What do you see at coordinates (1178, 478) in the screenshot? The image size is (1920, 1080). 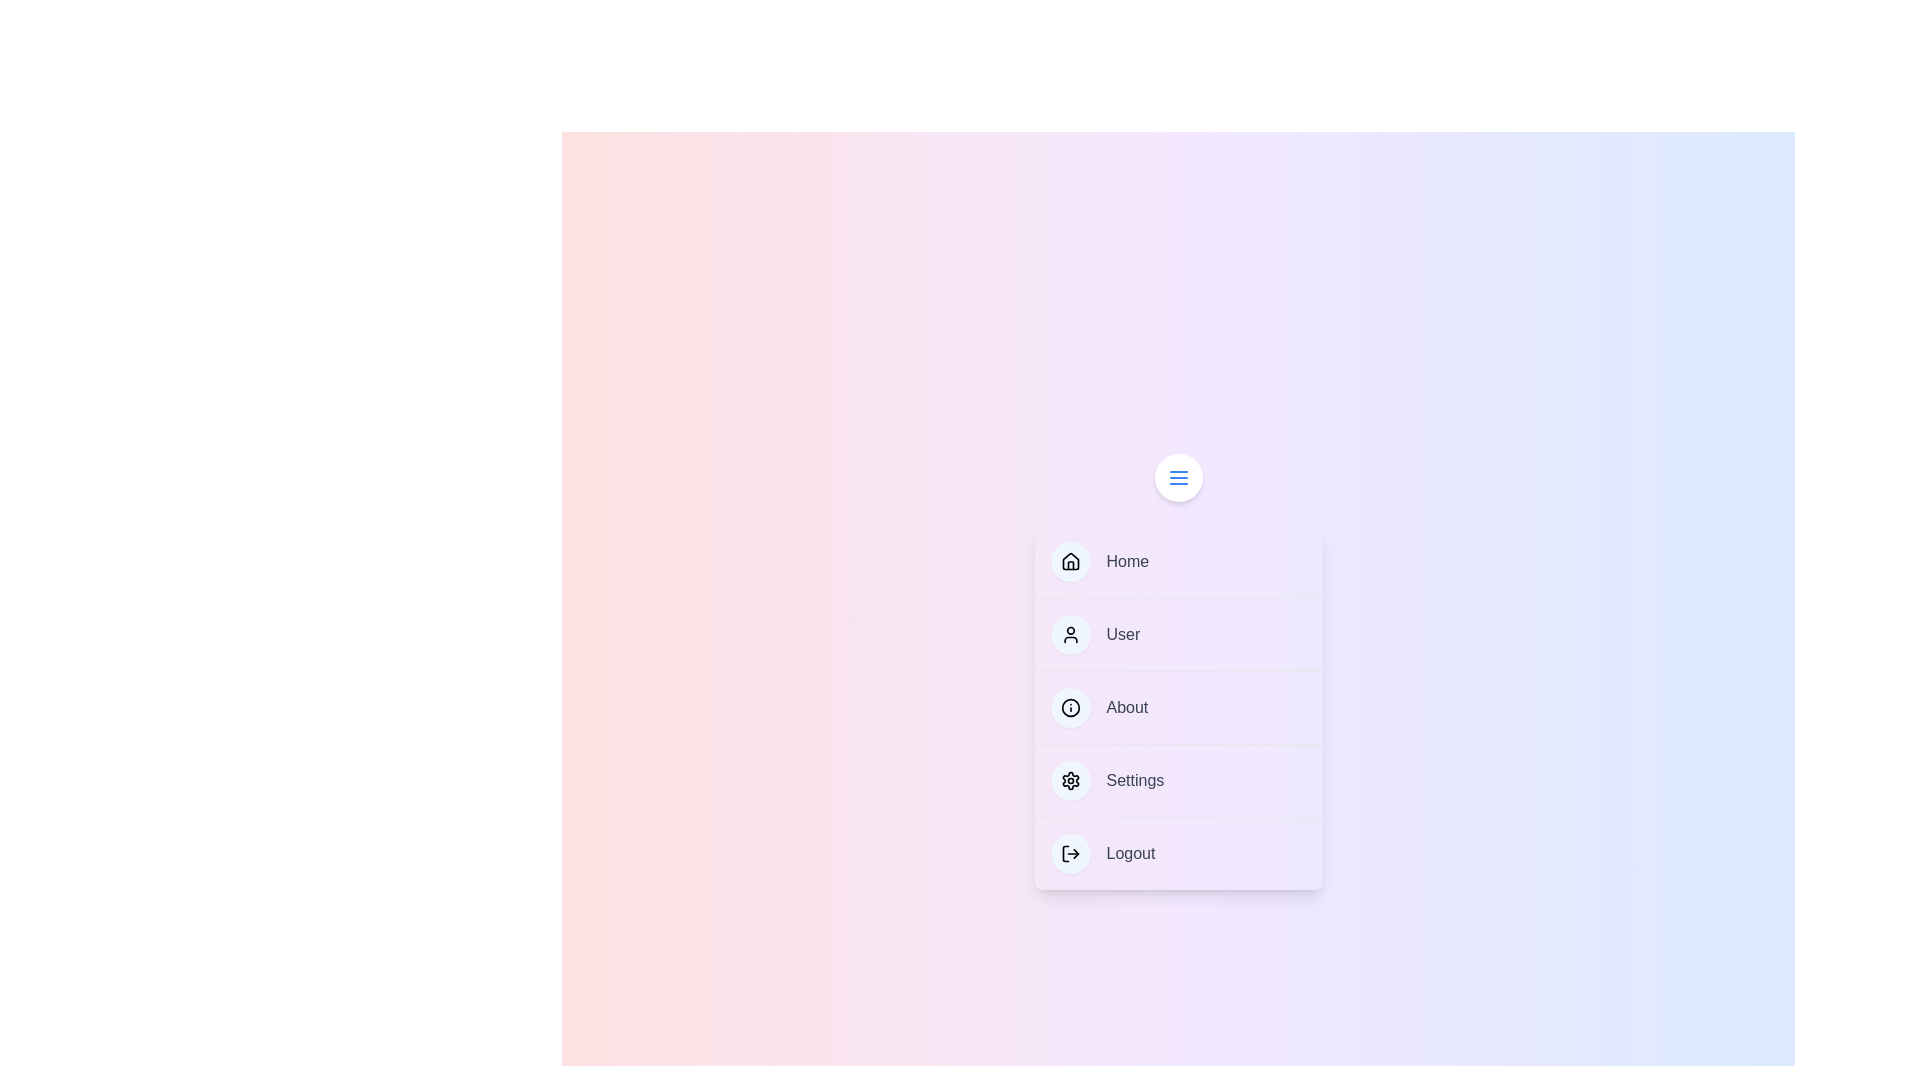 I see `the top floating button to toggle the menu visibility` at bounding box center [1178, 478].